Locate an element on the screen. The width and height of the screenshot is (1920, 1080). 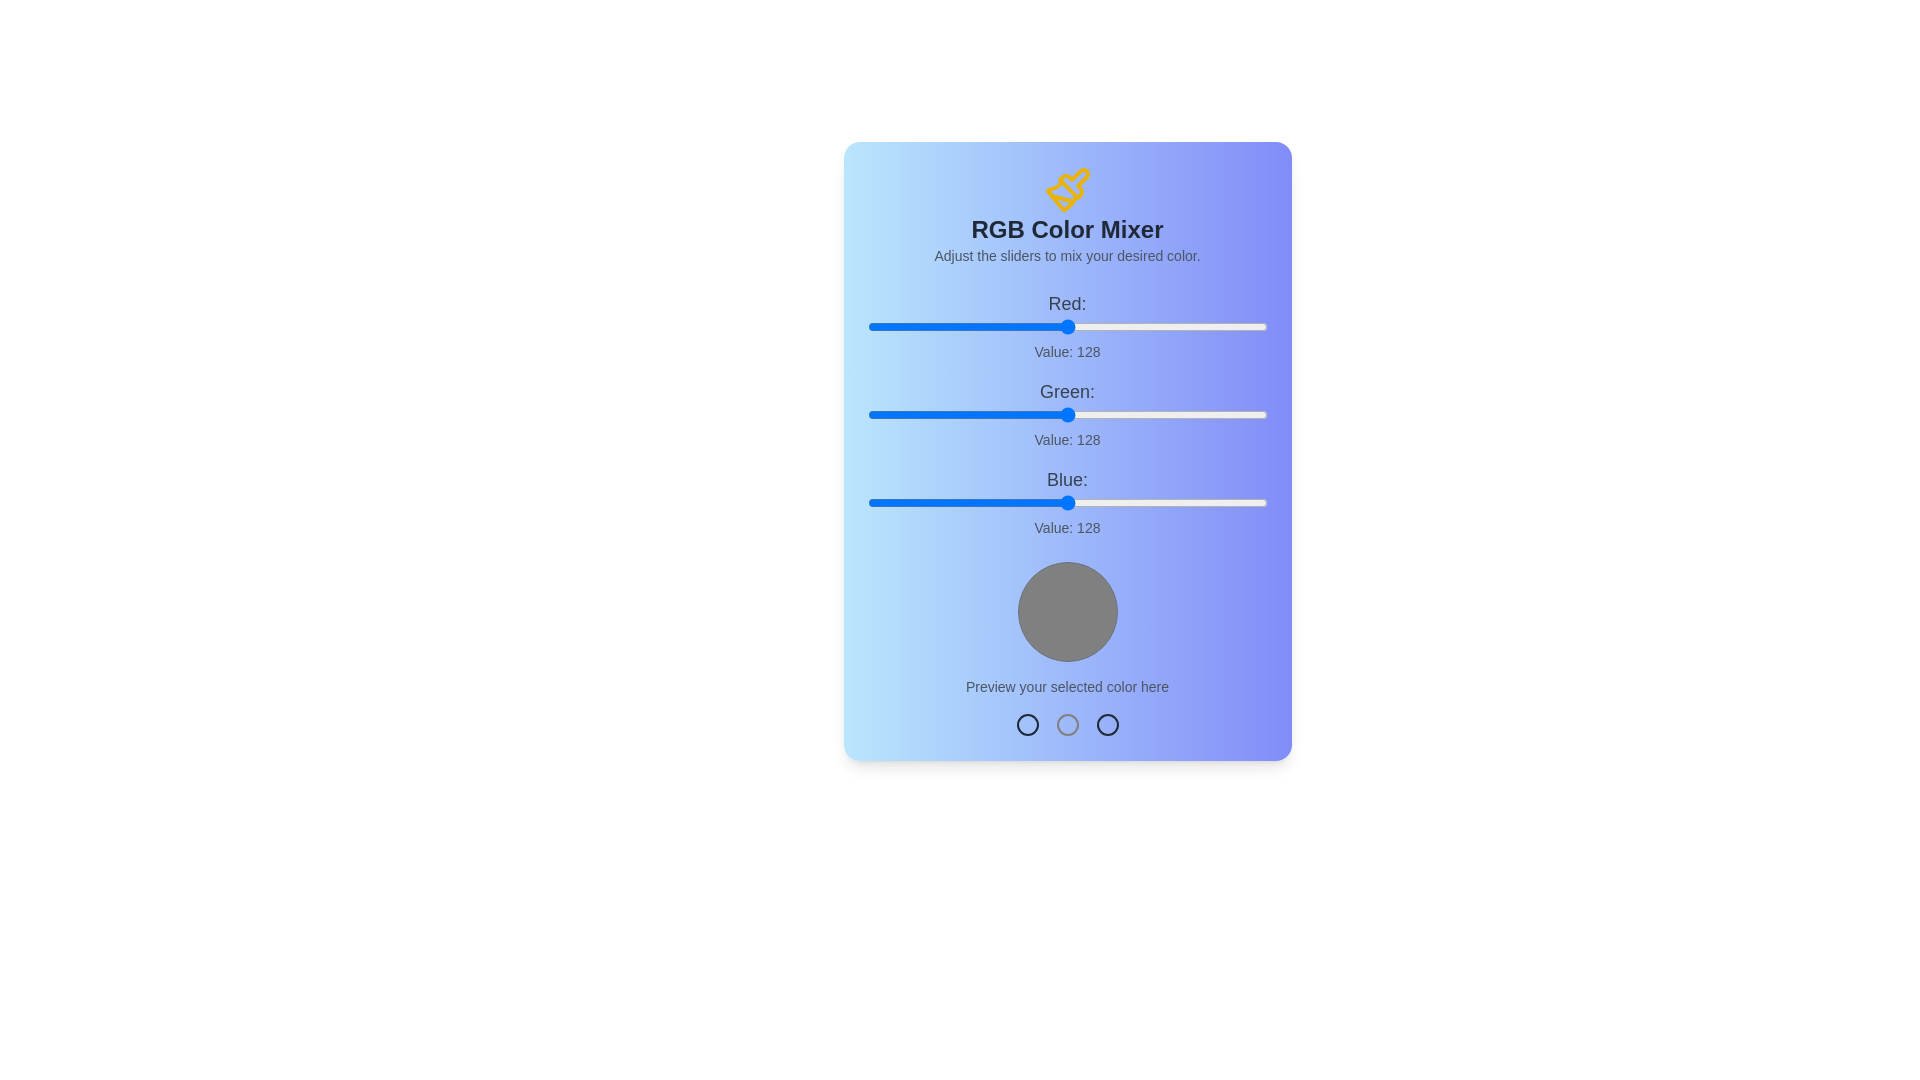
the red slider to set the red component to 55 is located at coordinates (952, 326).